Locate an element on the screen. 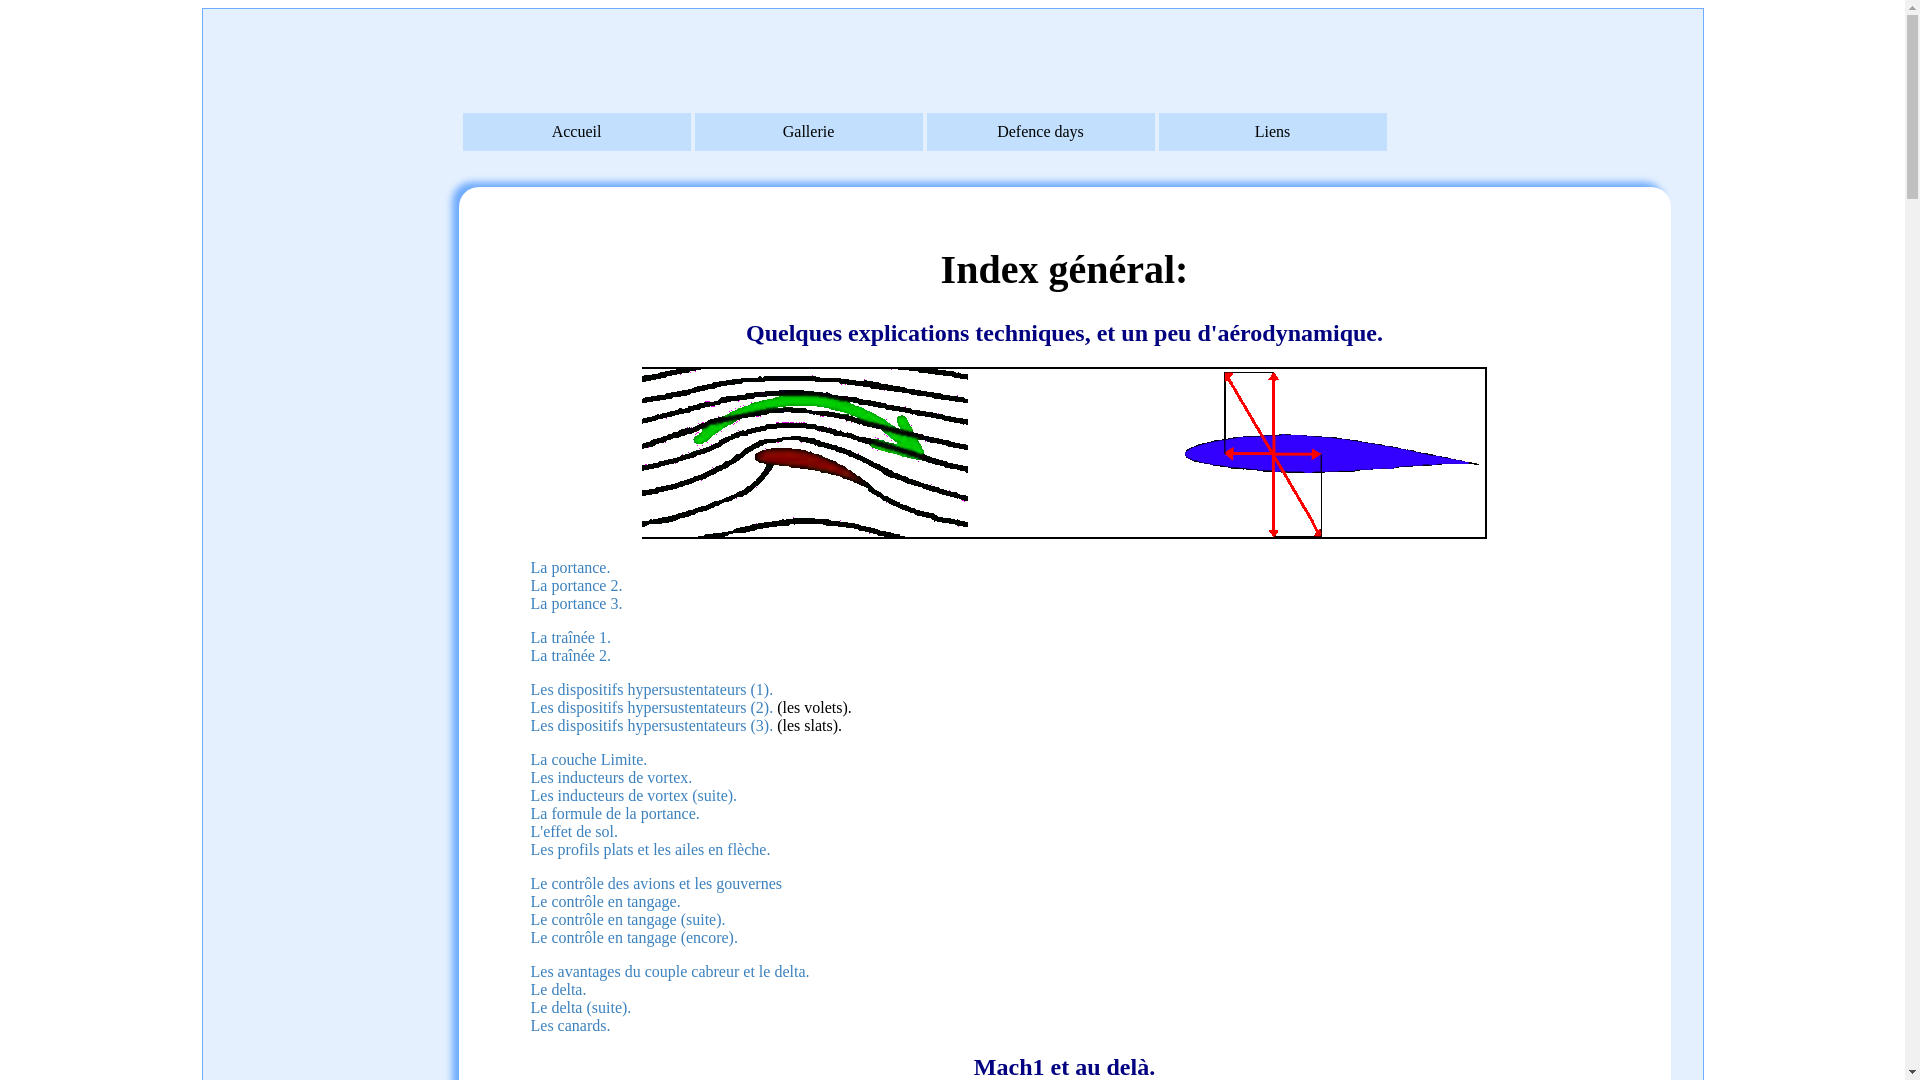  'Gallerie' is located at coordinates (694, 131).